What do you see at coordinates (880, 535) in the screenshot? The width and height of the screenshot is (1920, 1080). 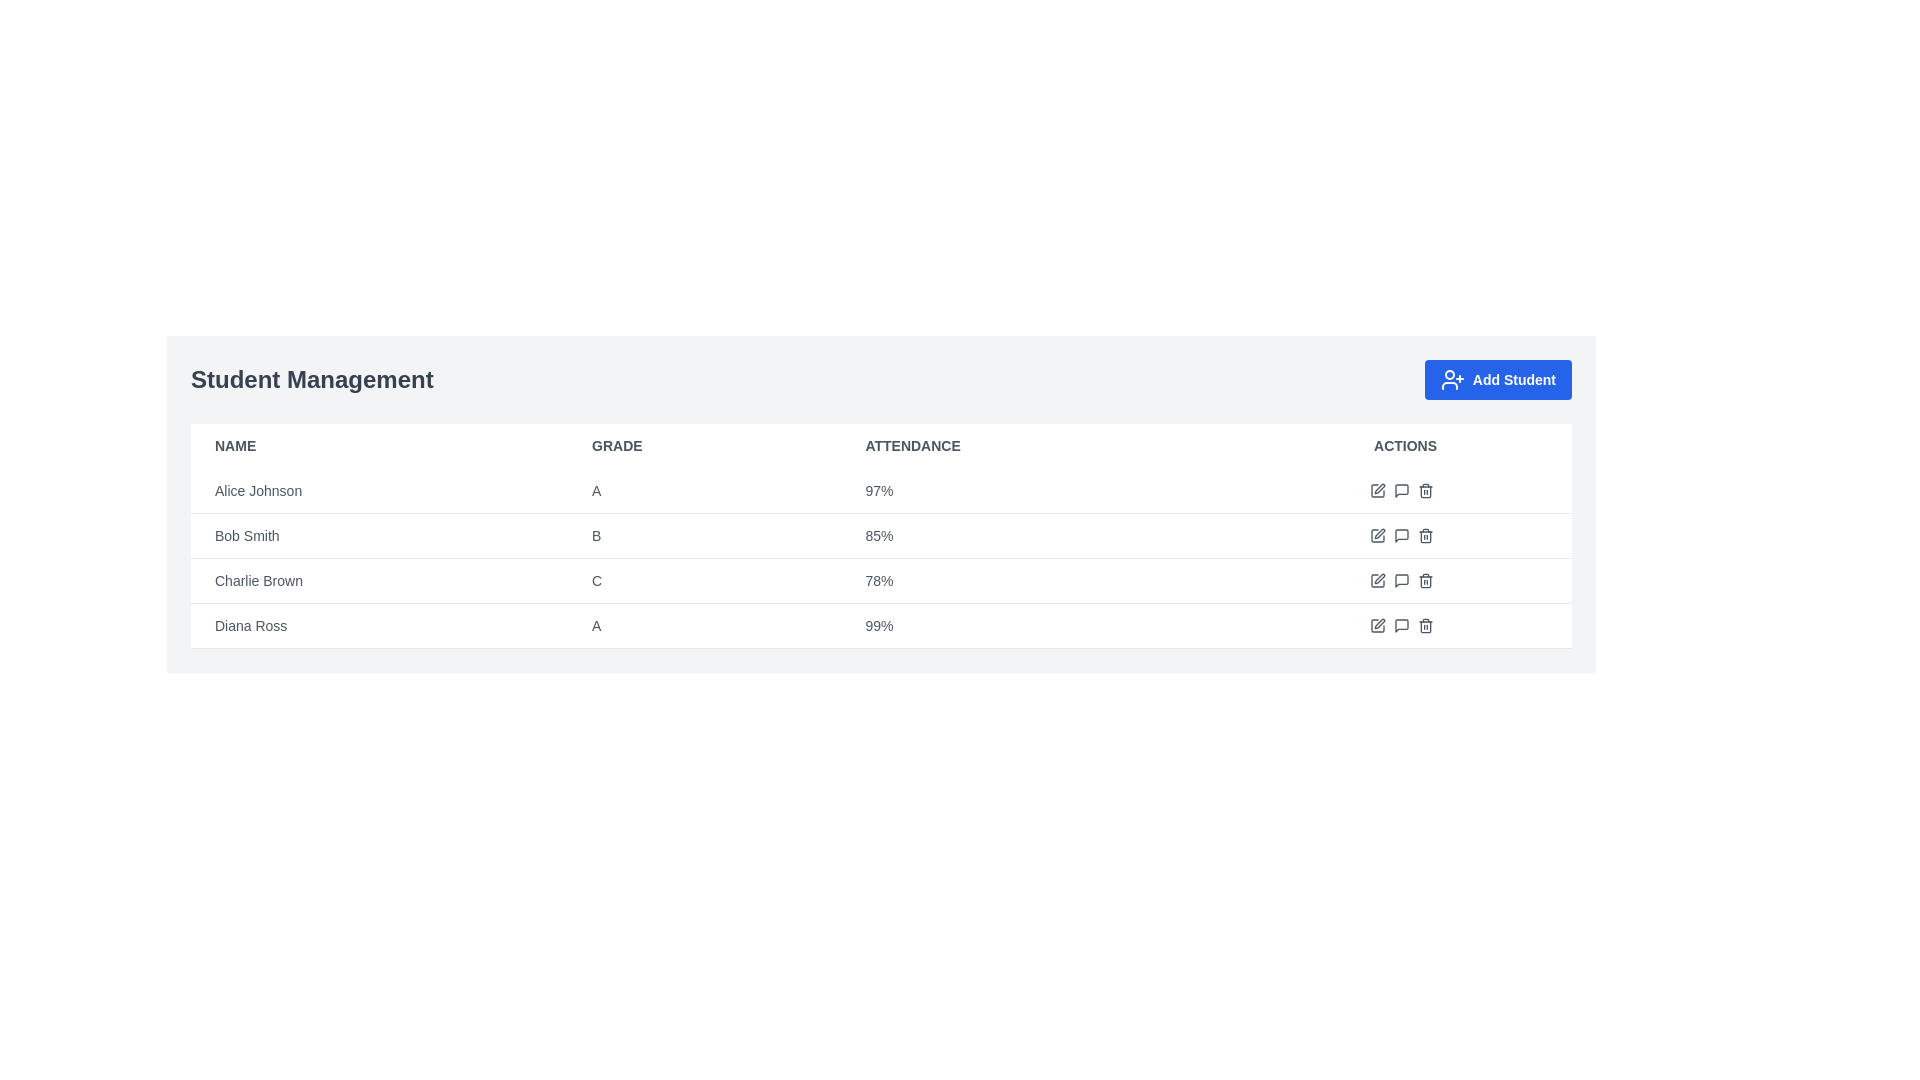 I see `the second row of the table displaying the details for student 'Bob Smith'` at bounding box center [880, 535].